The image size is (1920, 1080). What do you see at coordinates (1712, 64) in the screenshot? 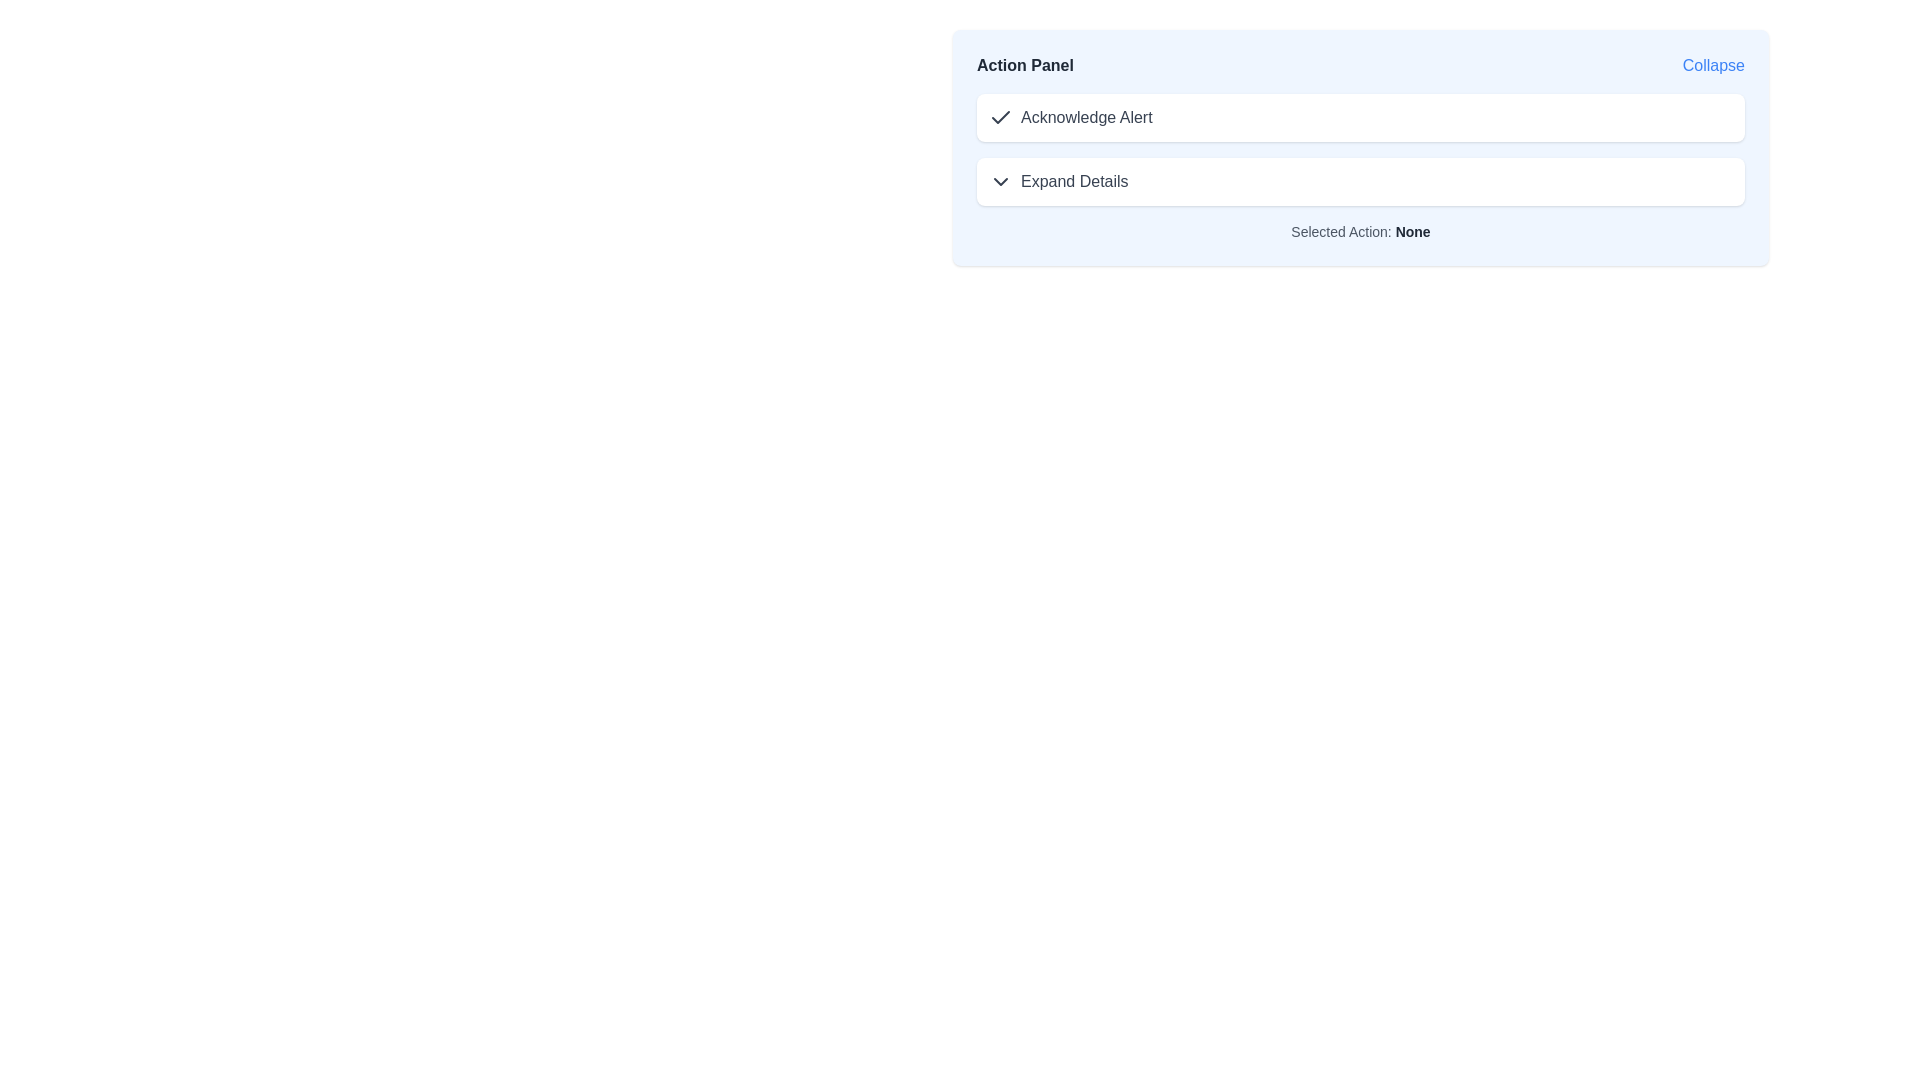
I see `the hyperlink located on the right side of the 'Action Panel'` at bounding box center [1712, 64].